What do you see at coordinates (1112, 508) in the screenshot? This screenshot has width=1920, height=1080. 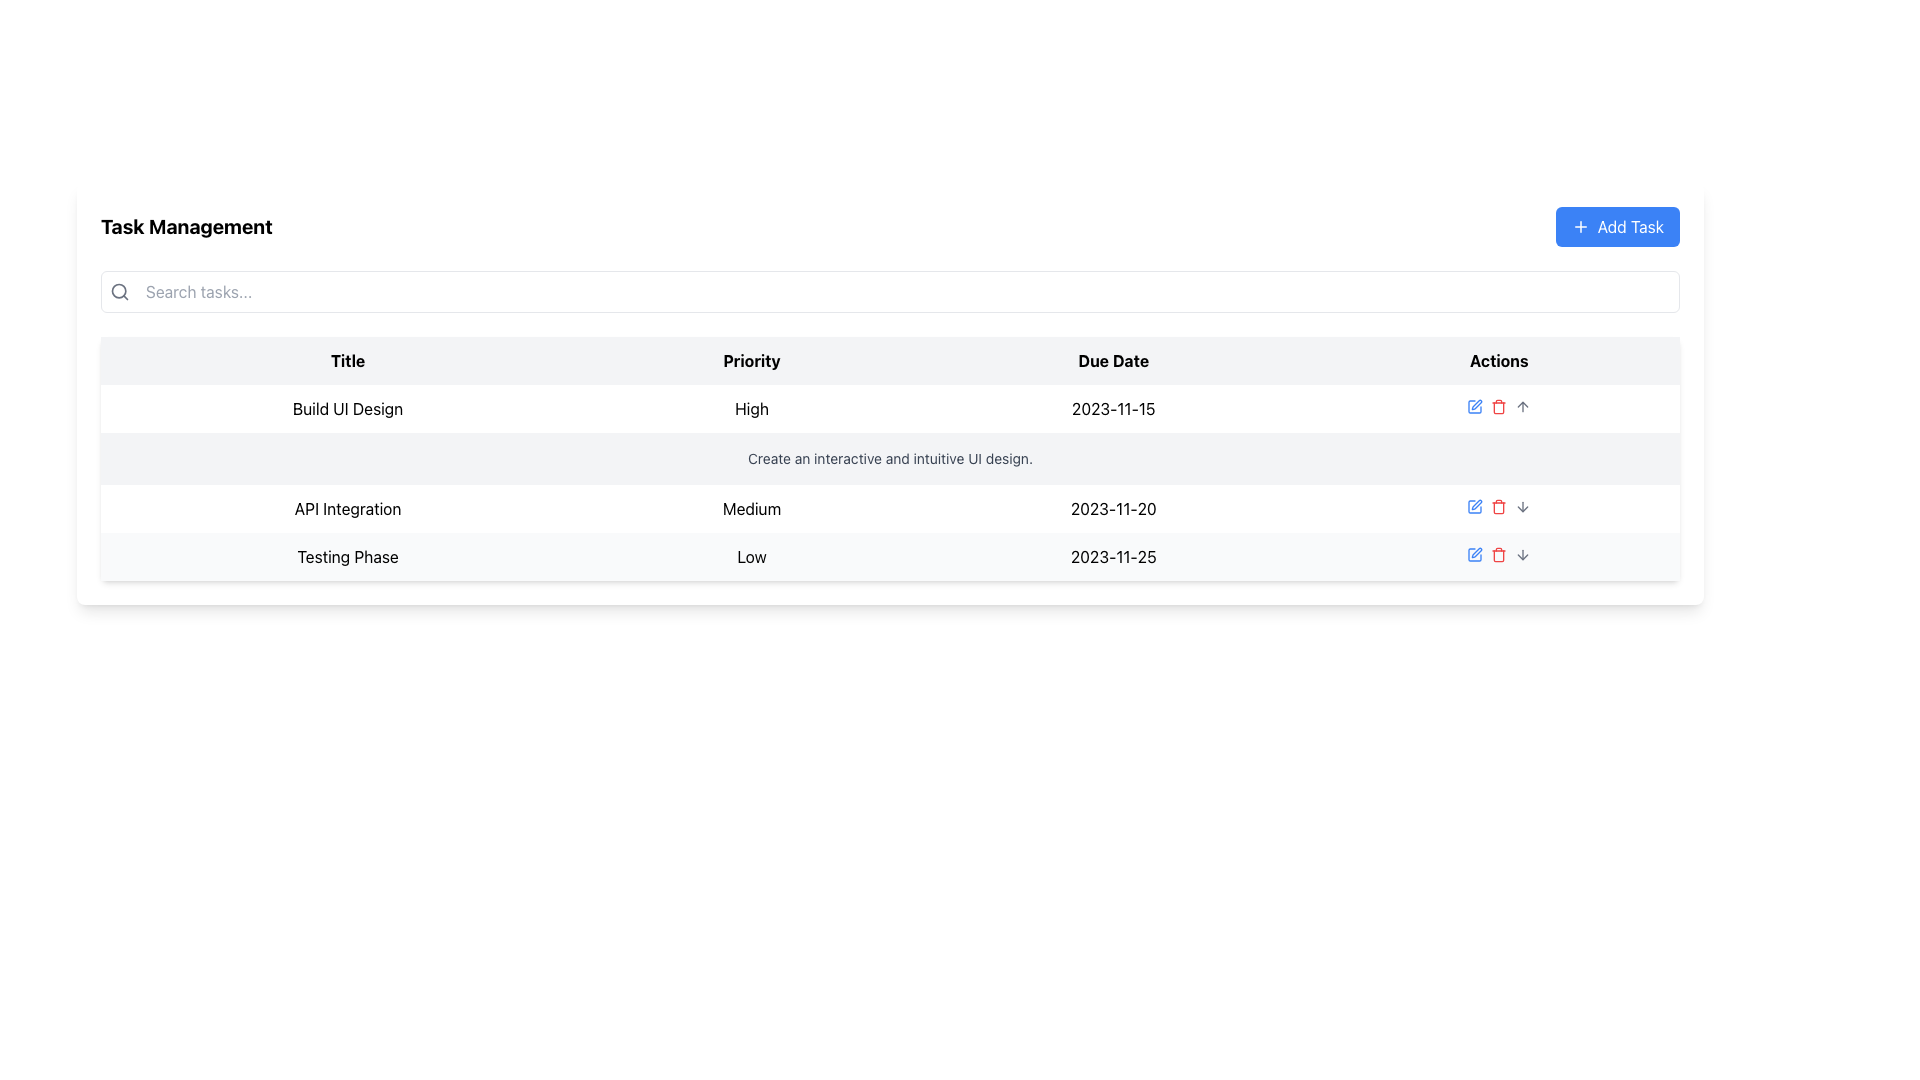 I see `the static text element displaying '2023-11-20' in the 'Due Date' column of the table for the 'API Integration' task` at bounding box center [1112, 508].